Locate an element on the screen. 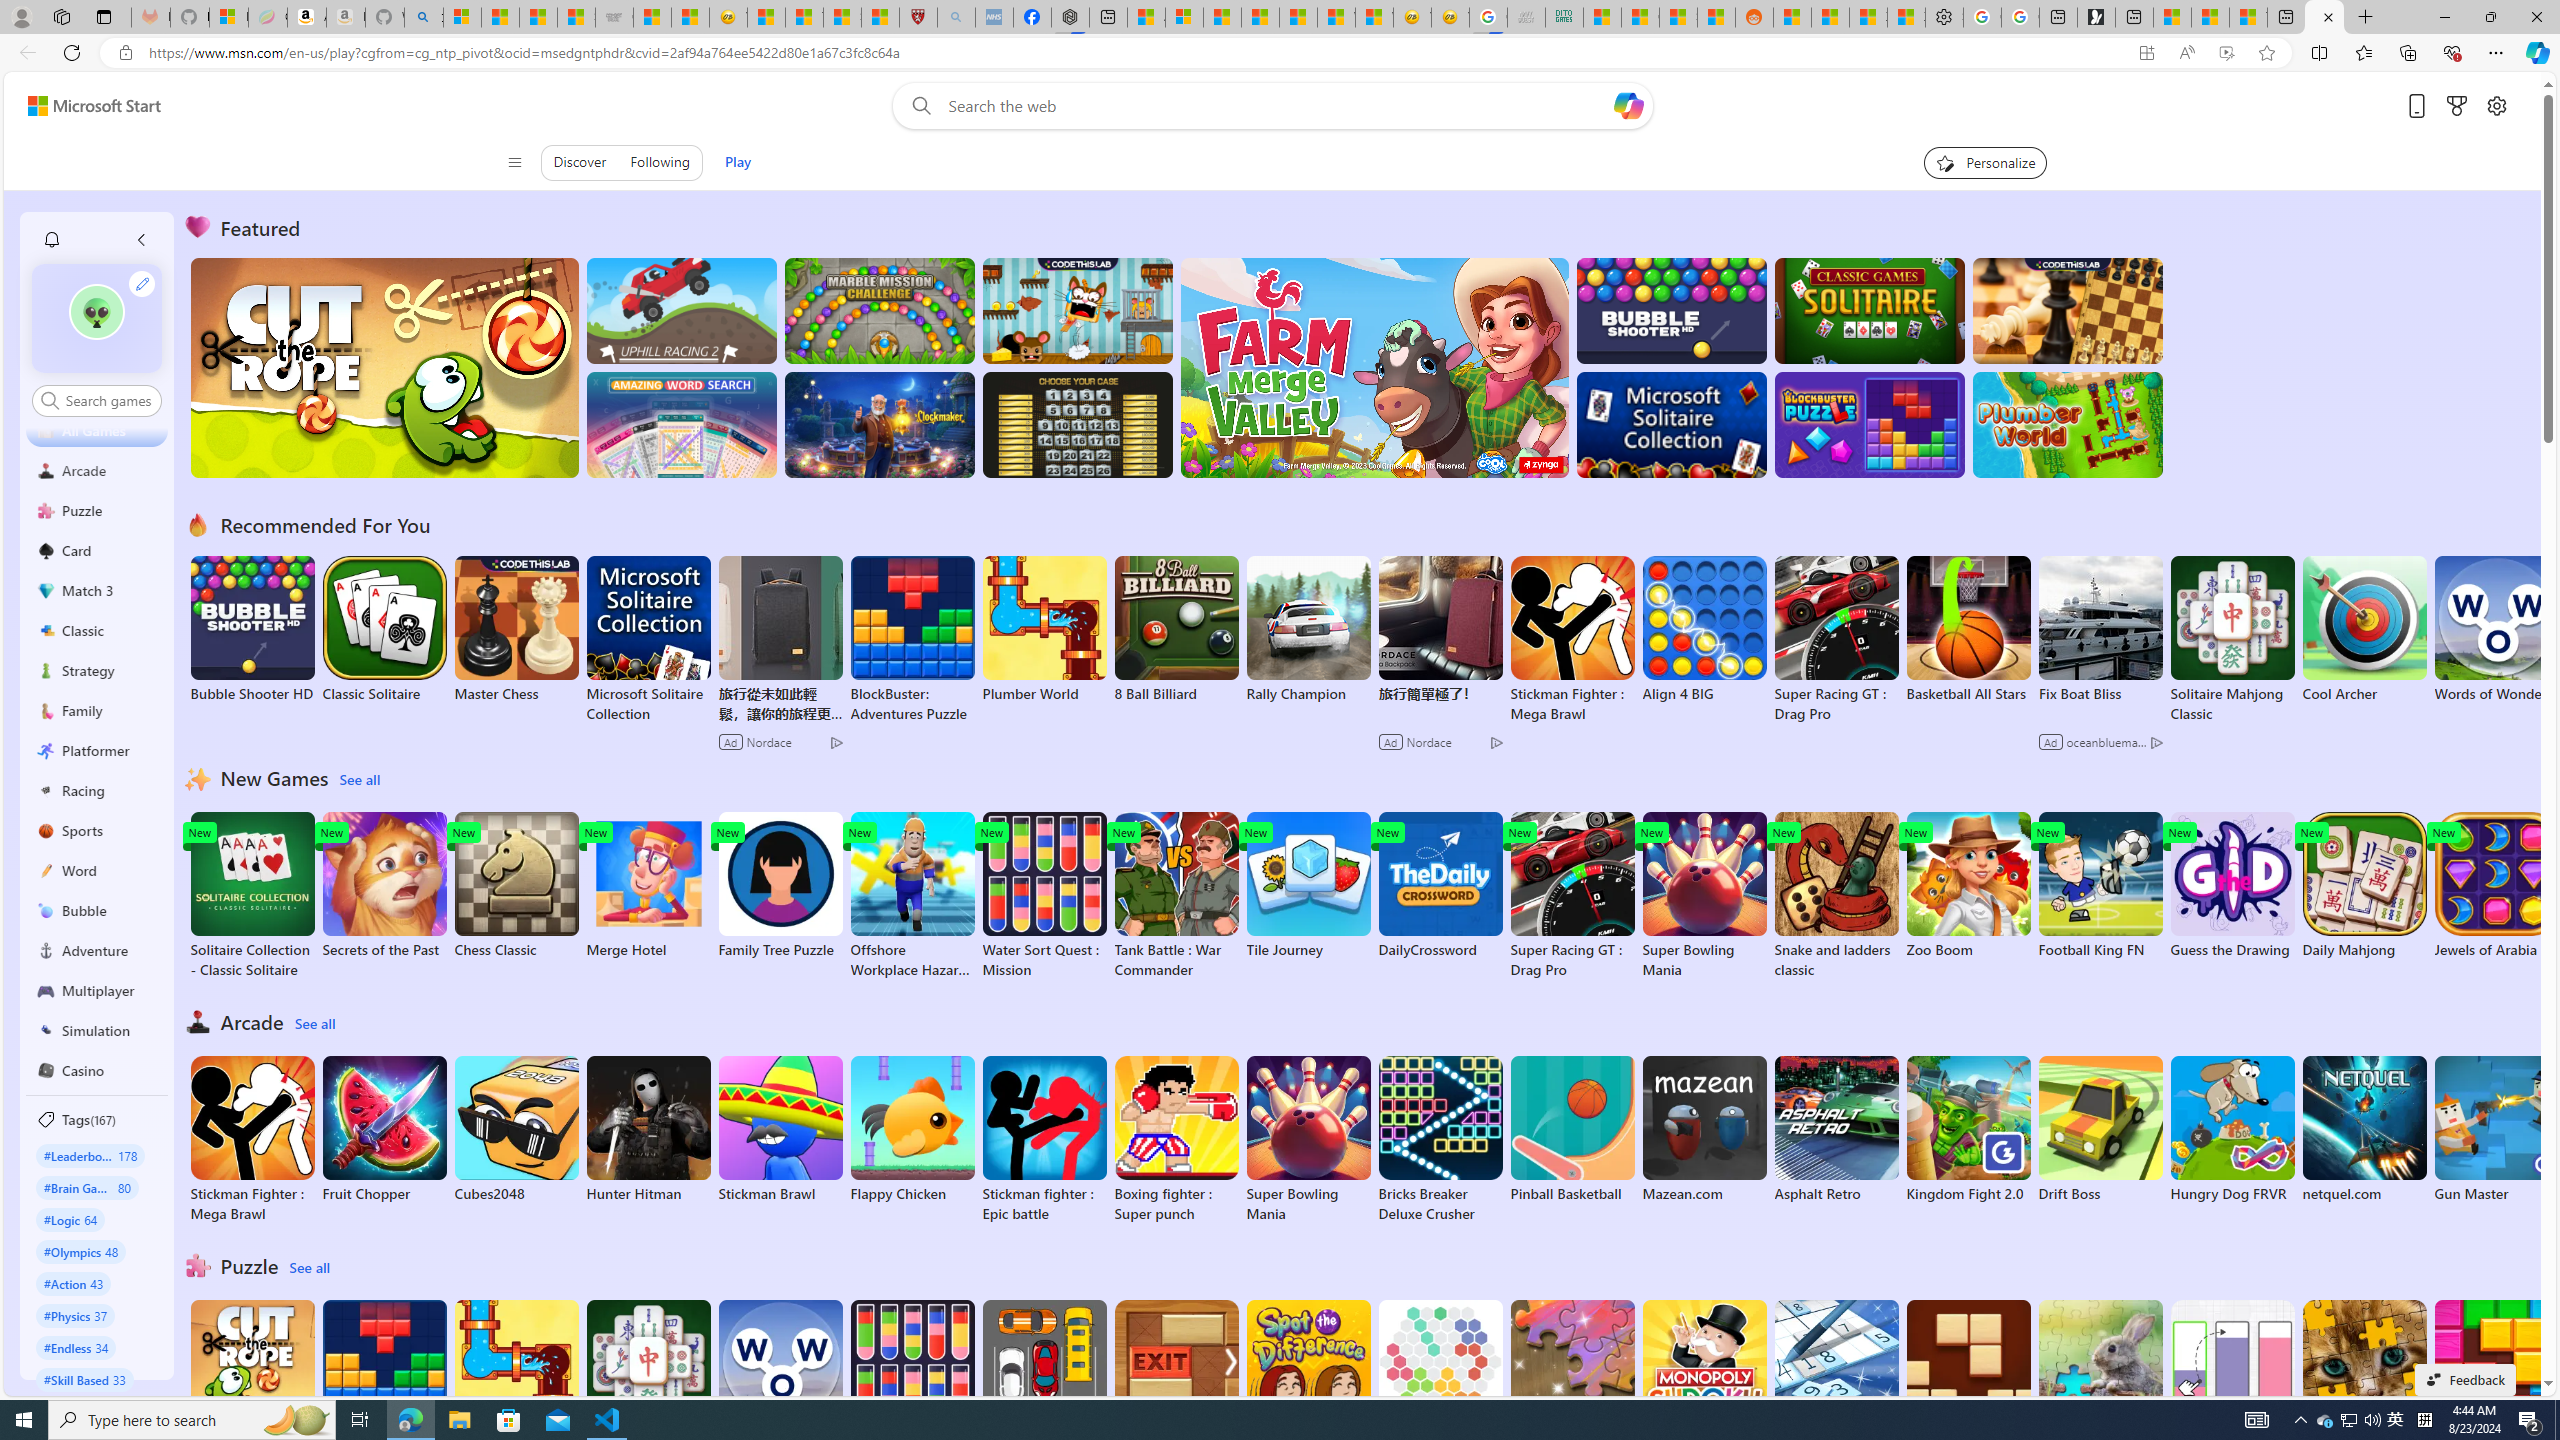  '""' is located at coordinates (97, 311).